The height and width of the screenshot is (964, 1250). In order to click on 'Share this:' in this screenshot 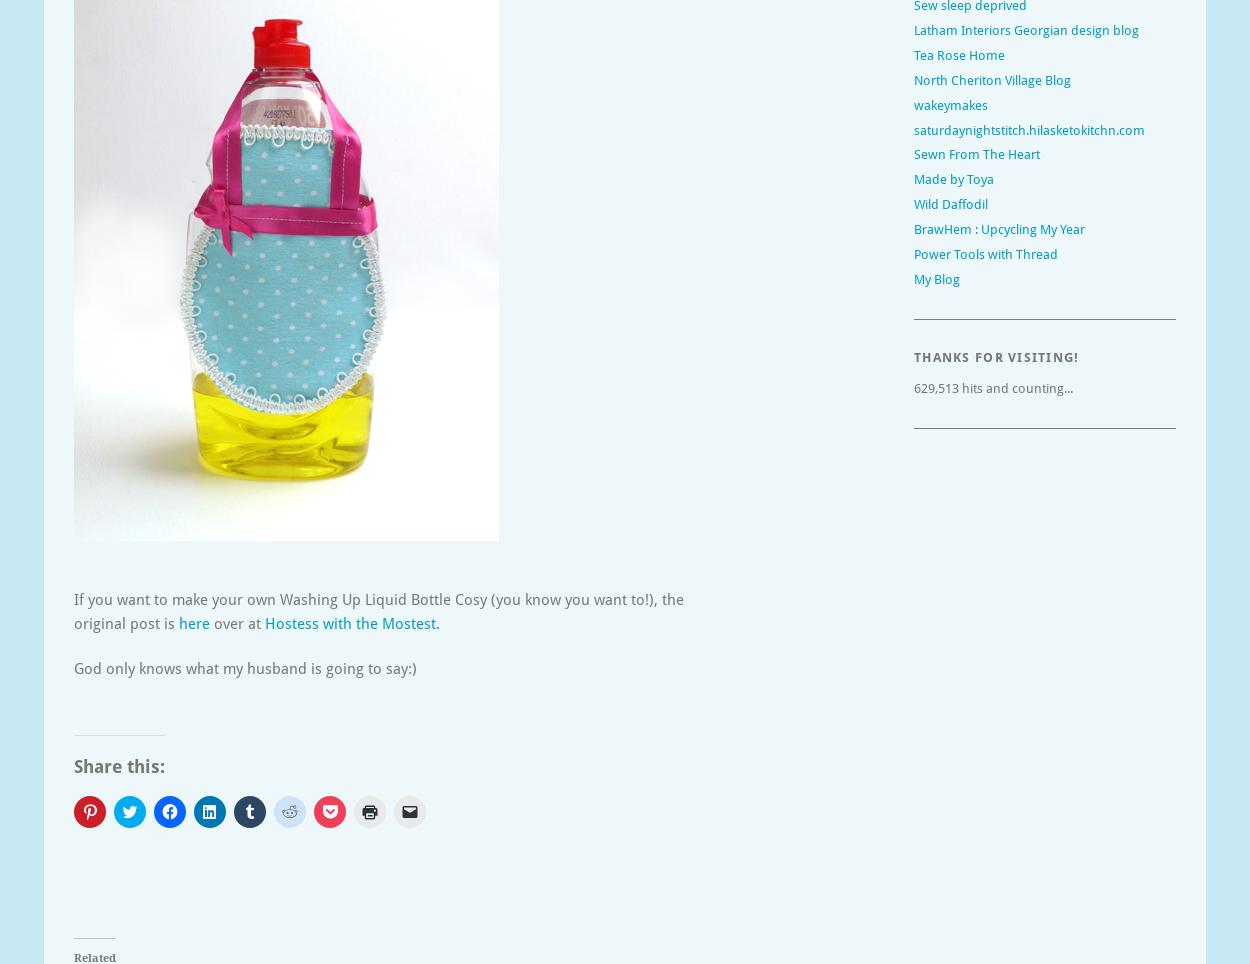, I will do `click(118, 765)`.